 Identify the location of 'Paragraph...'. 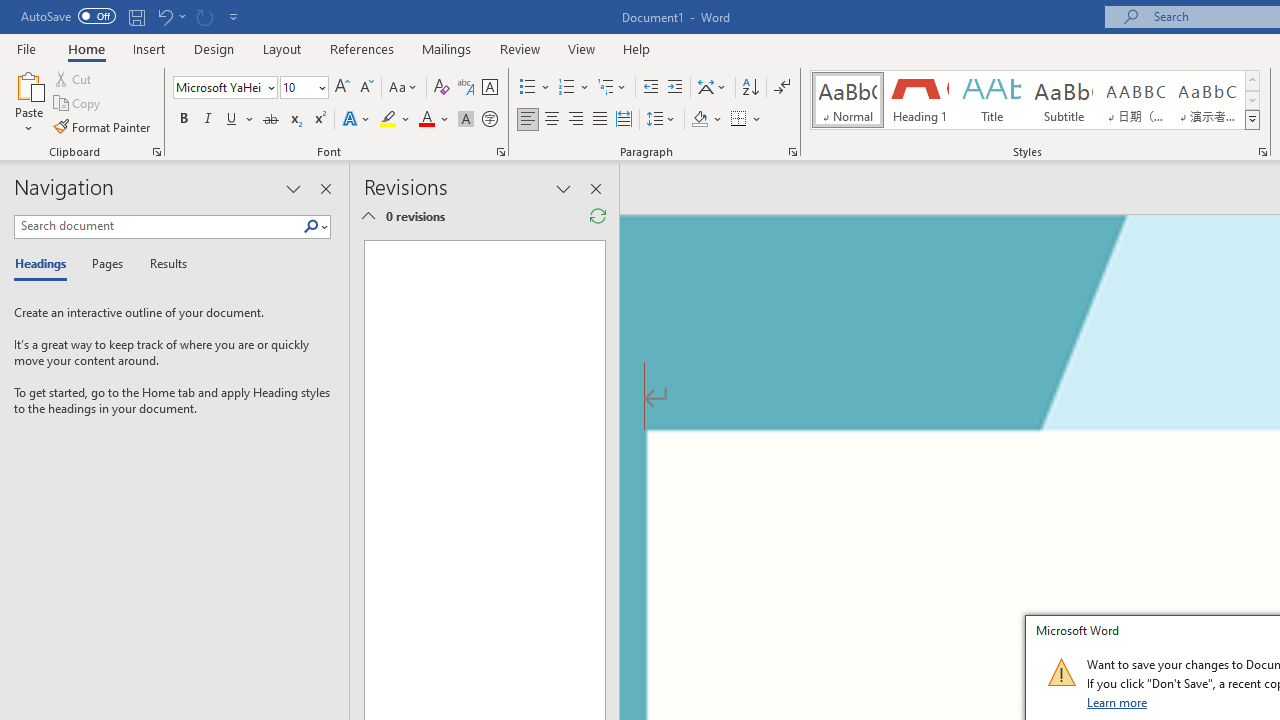
(791, 150).